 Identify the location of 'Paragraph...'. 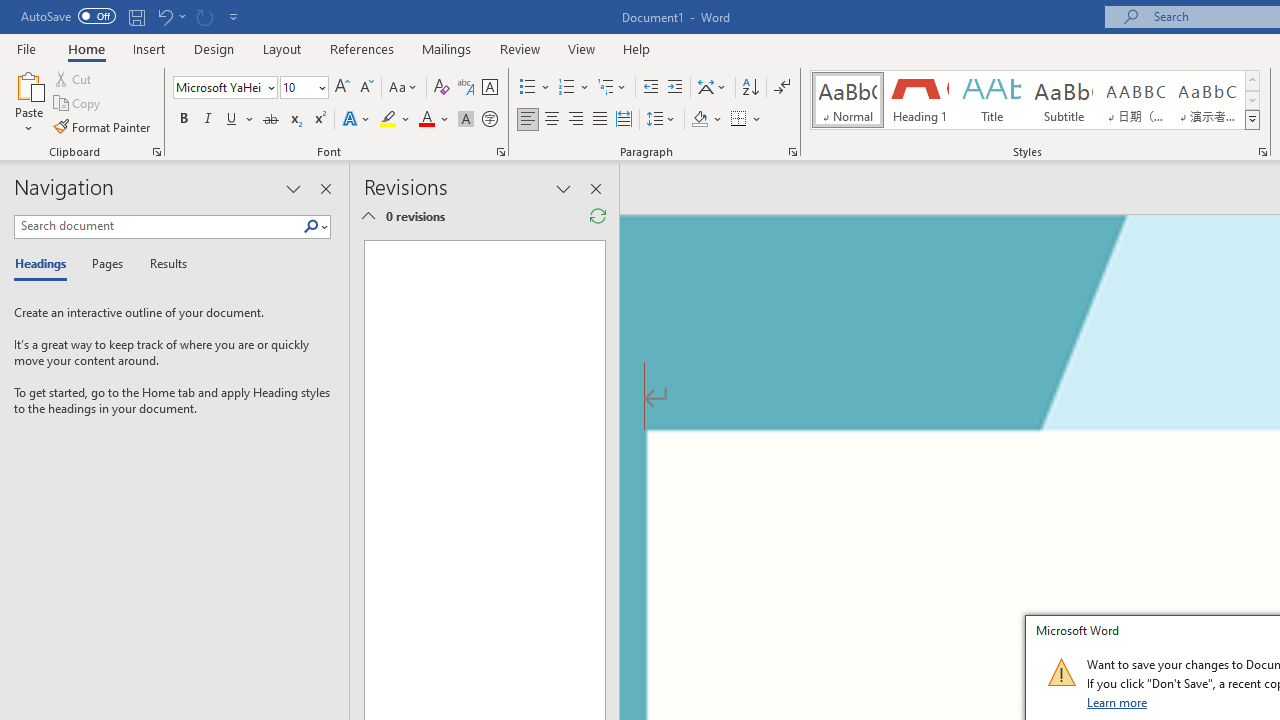
(791, 150).